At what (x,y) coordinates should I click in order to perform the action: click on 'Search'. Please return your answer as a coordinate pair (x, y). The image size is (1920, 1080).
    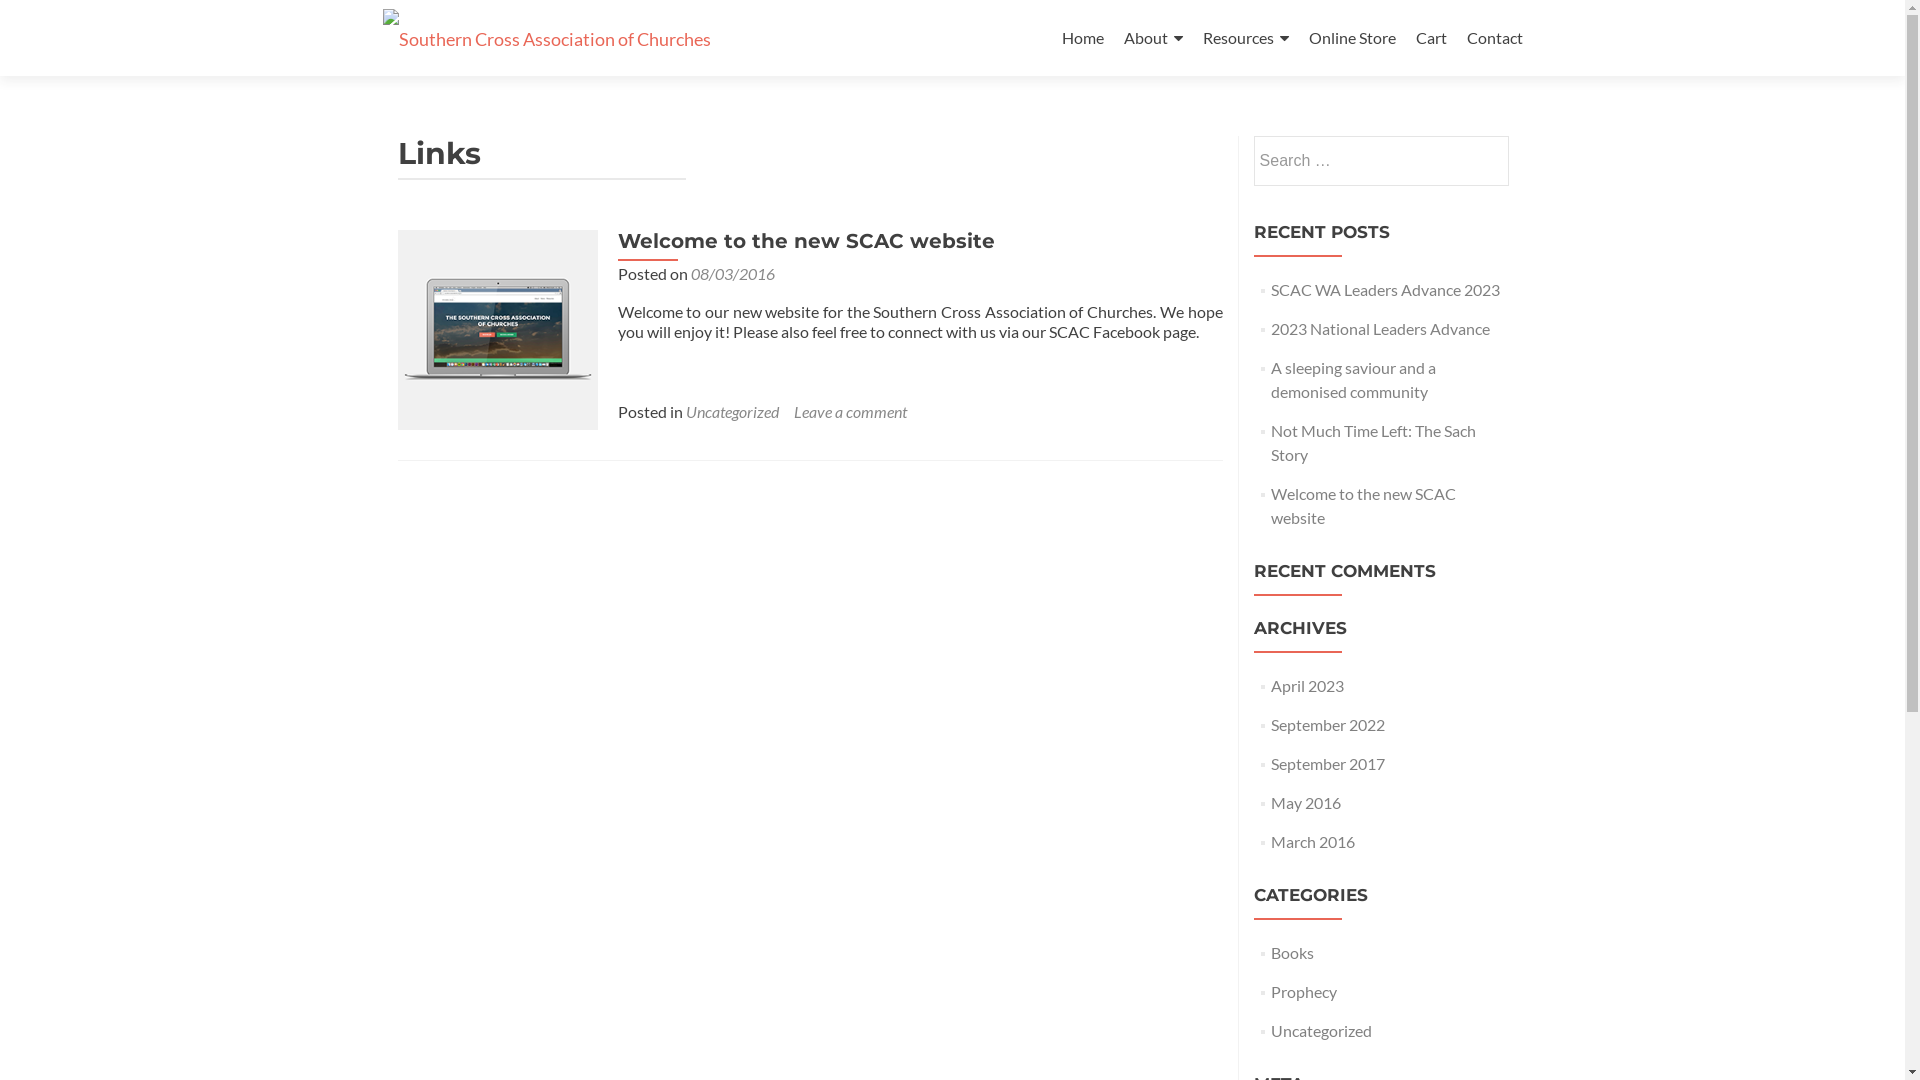
    Looking at the image, I should click on (1462, 157).